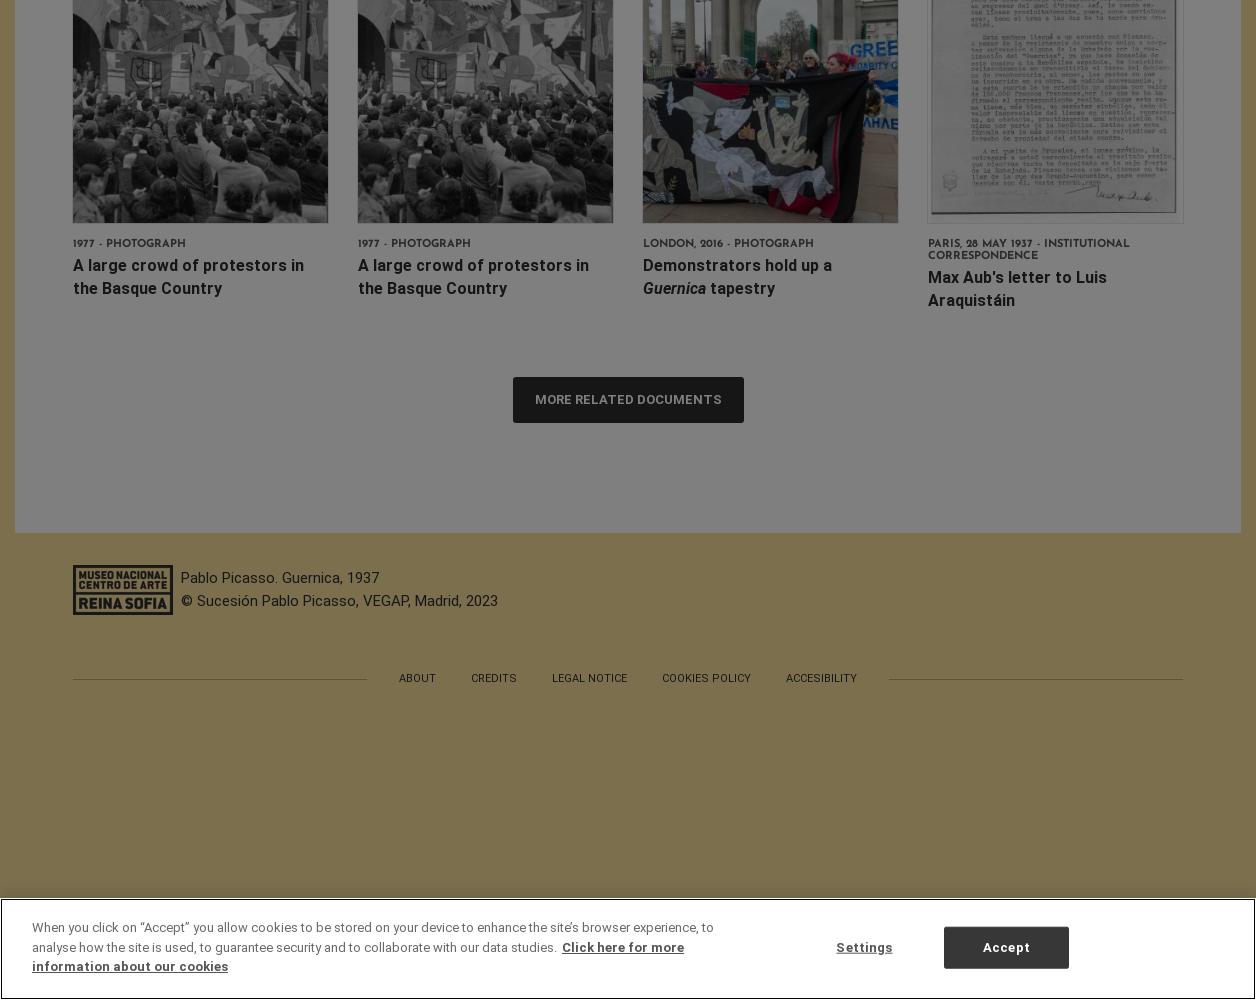 This screenshot has height=1000, width=1256. I want to click on 'Legal notice', so click(588, 677).